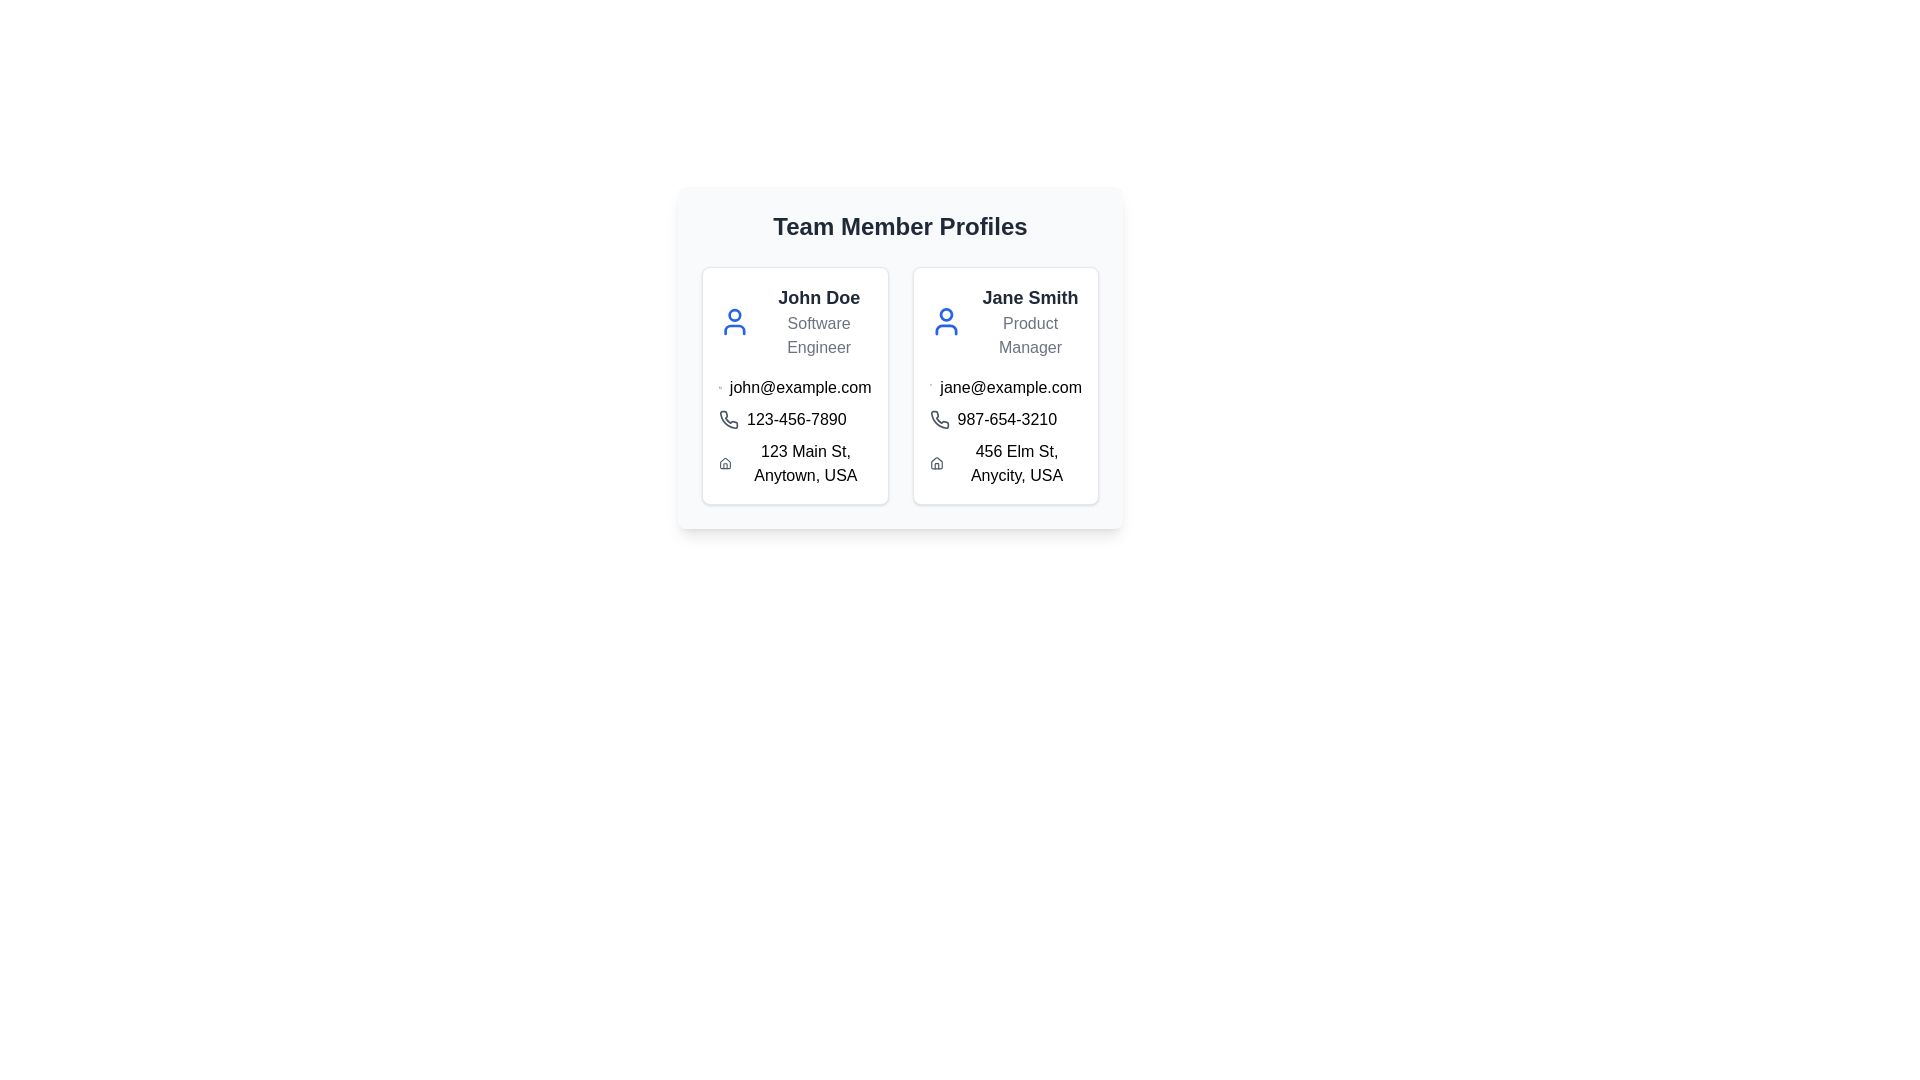 Image resolution: width=1920 pixels, height=1080 pixels. I want to click on the email address text snippet 'jane@example.com' which is located in the user profile card, positioned below the user's name and title, so click(1005, 388).